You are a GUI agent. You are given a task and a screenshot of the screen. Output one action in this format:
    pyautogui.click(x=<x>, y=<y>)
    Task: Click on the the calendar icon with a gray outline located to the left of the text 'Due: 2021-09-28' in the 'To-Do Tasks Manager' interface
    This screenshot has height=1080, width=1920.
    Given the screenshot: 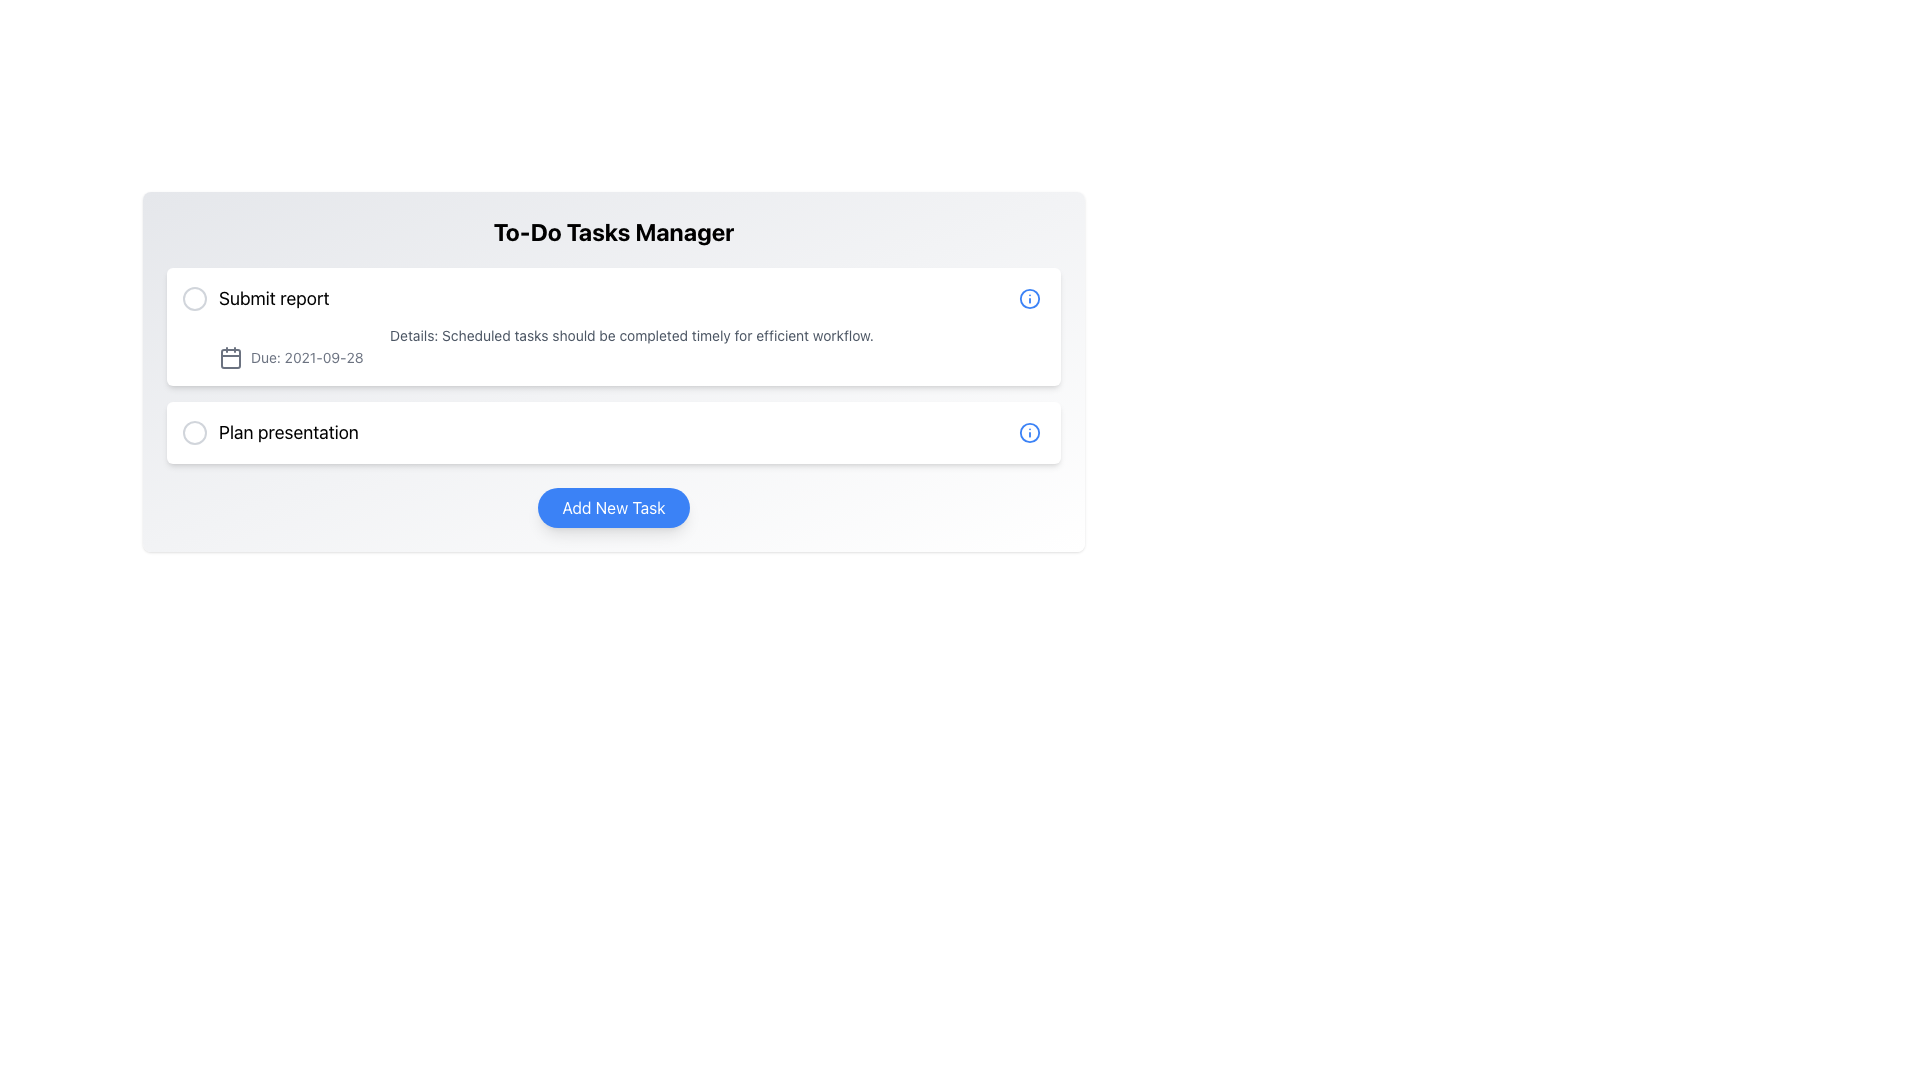 What is the action you would take?
    pyautogui.click(x=230, y=357)
    